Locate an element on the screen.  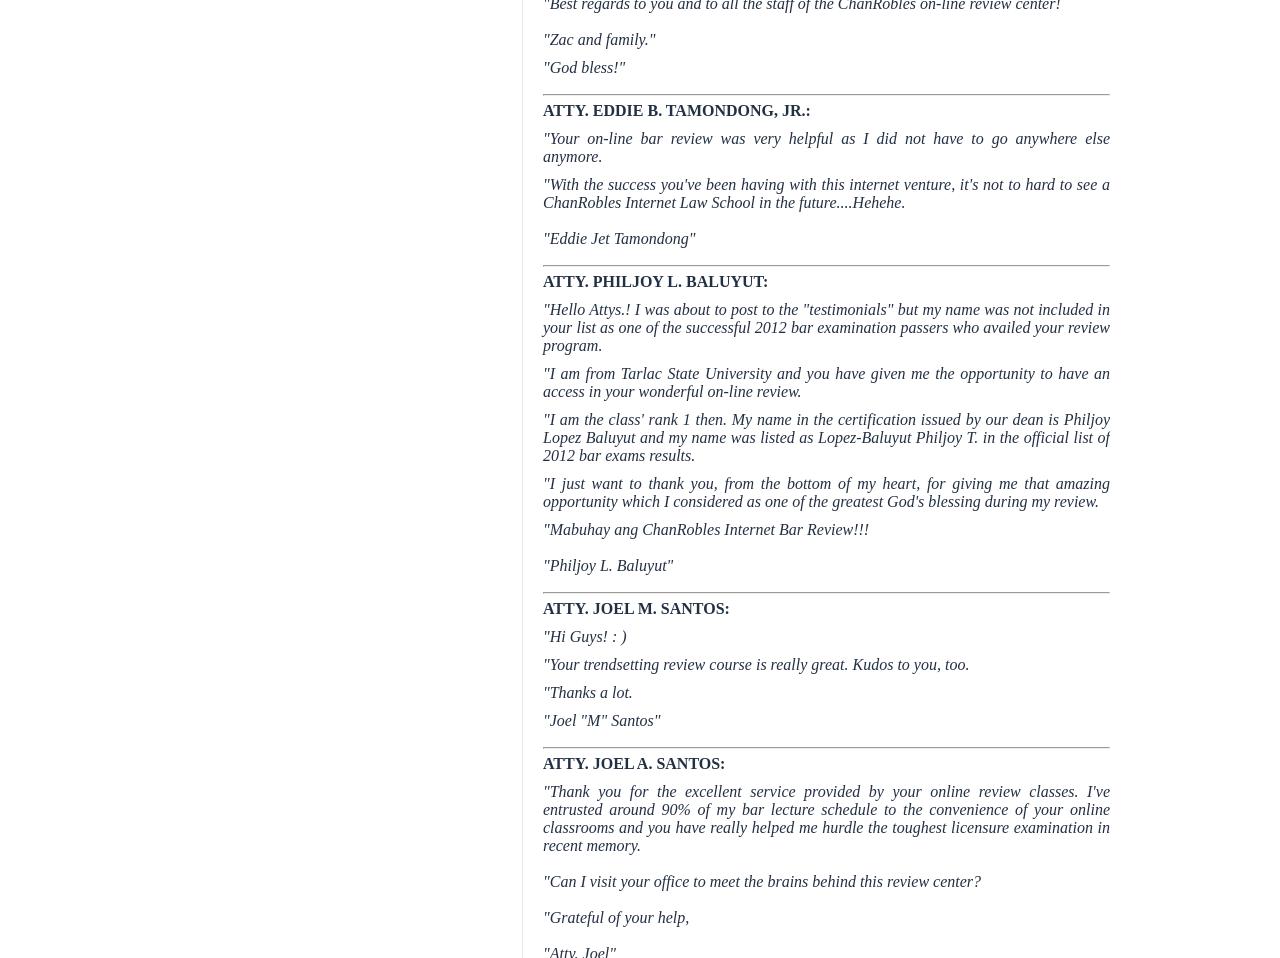
'ATTY. EDDIE B. TAMONDONG, JR.:' is located at coordinates (676, 110).